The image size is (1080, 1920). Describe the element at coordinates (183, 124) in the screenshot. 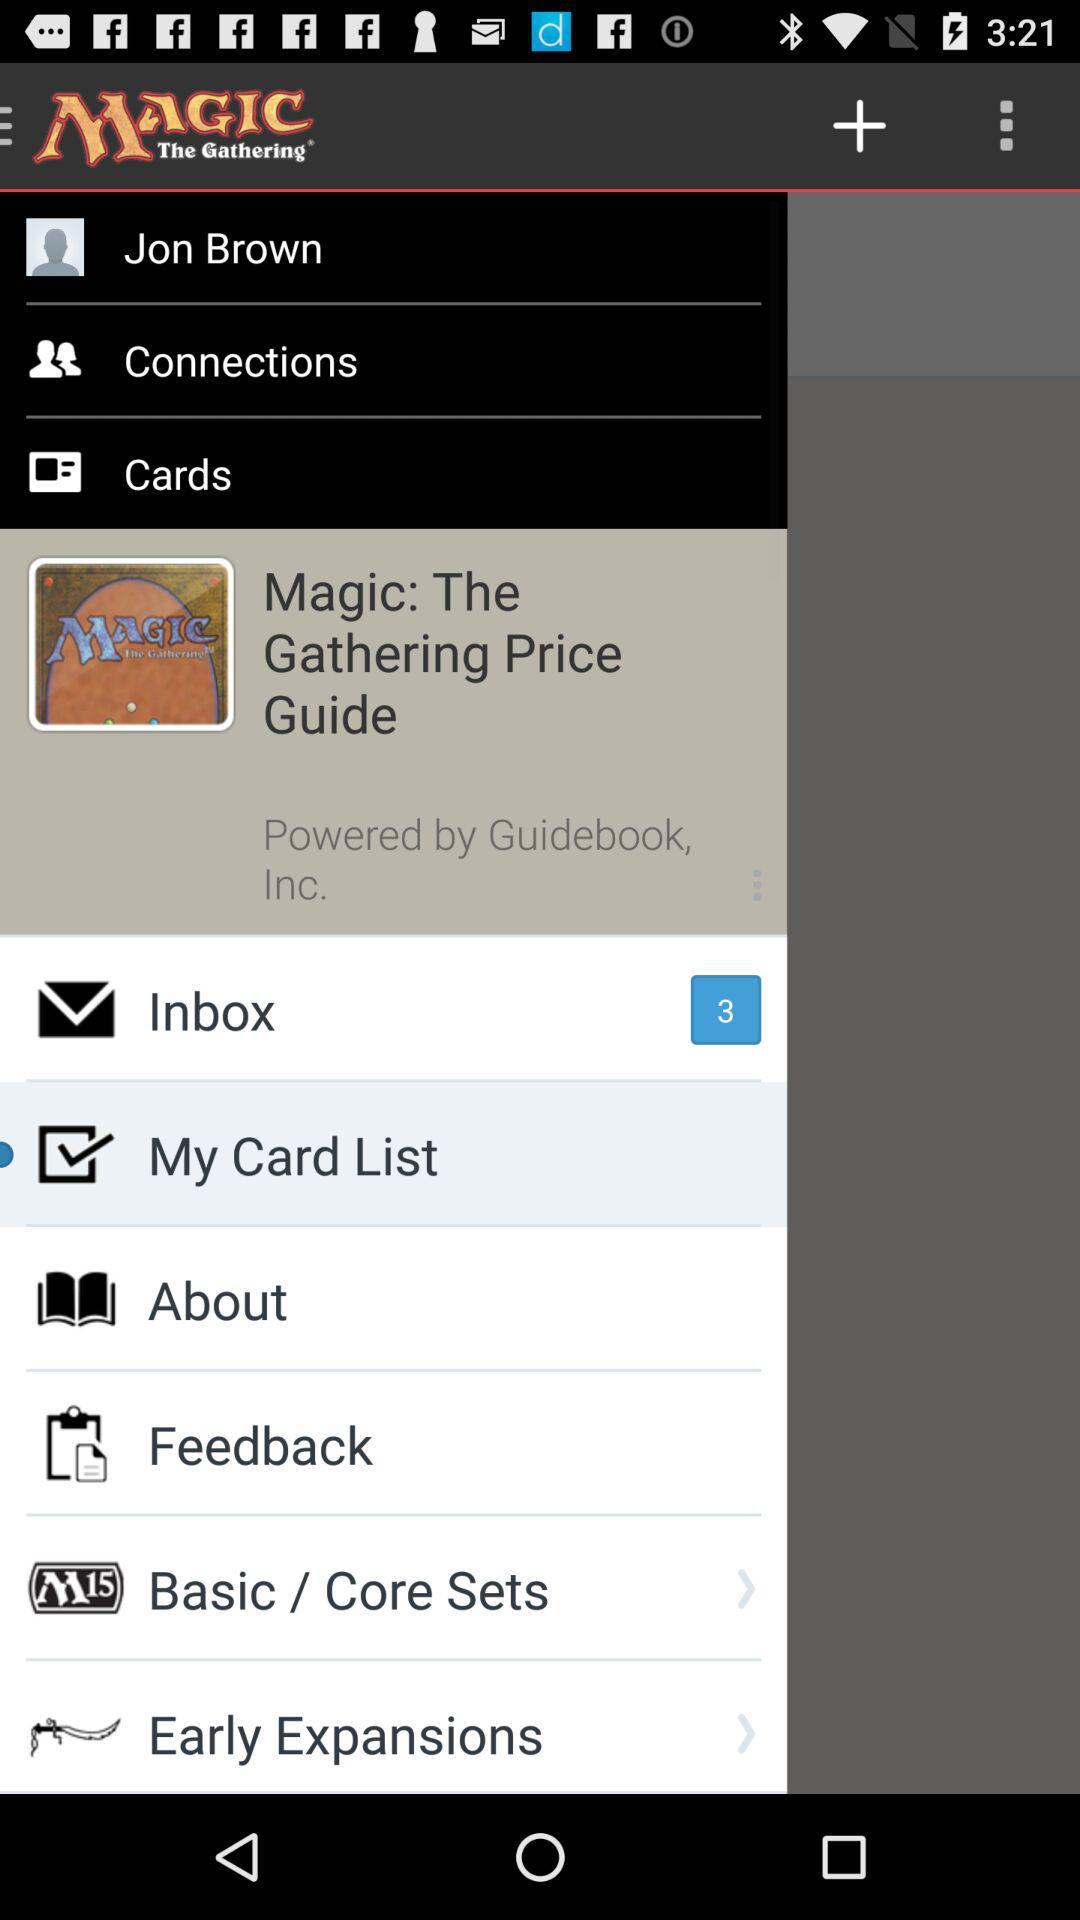

I see `the title at top left corner` at that location.